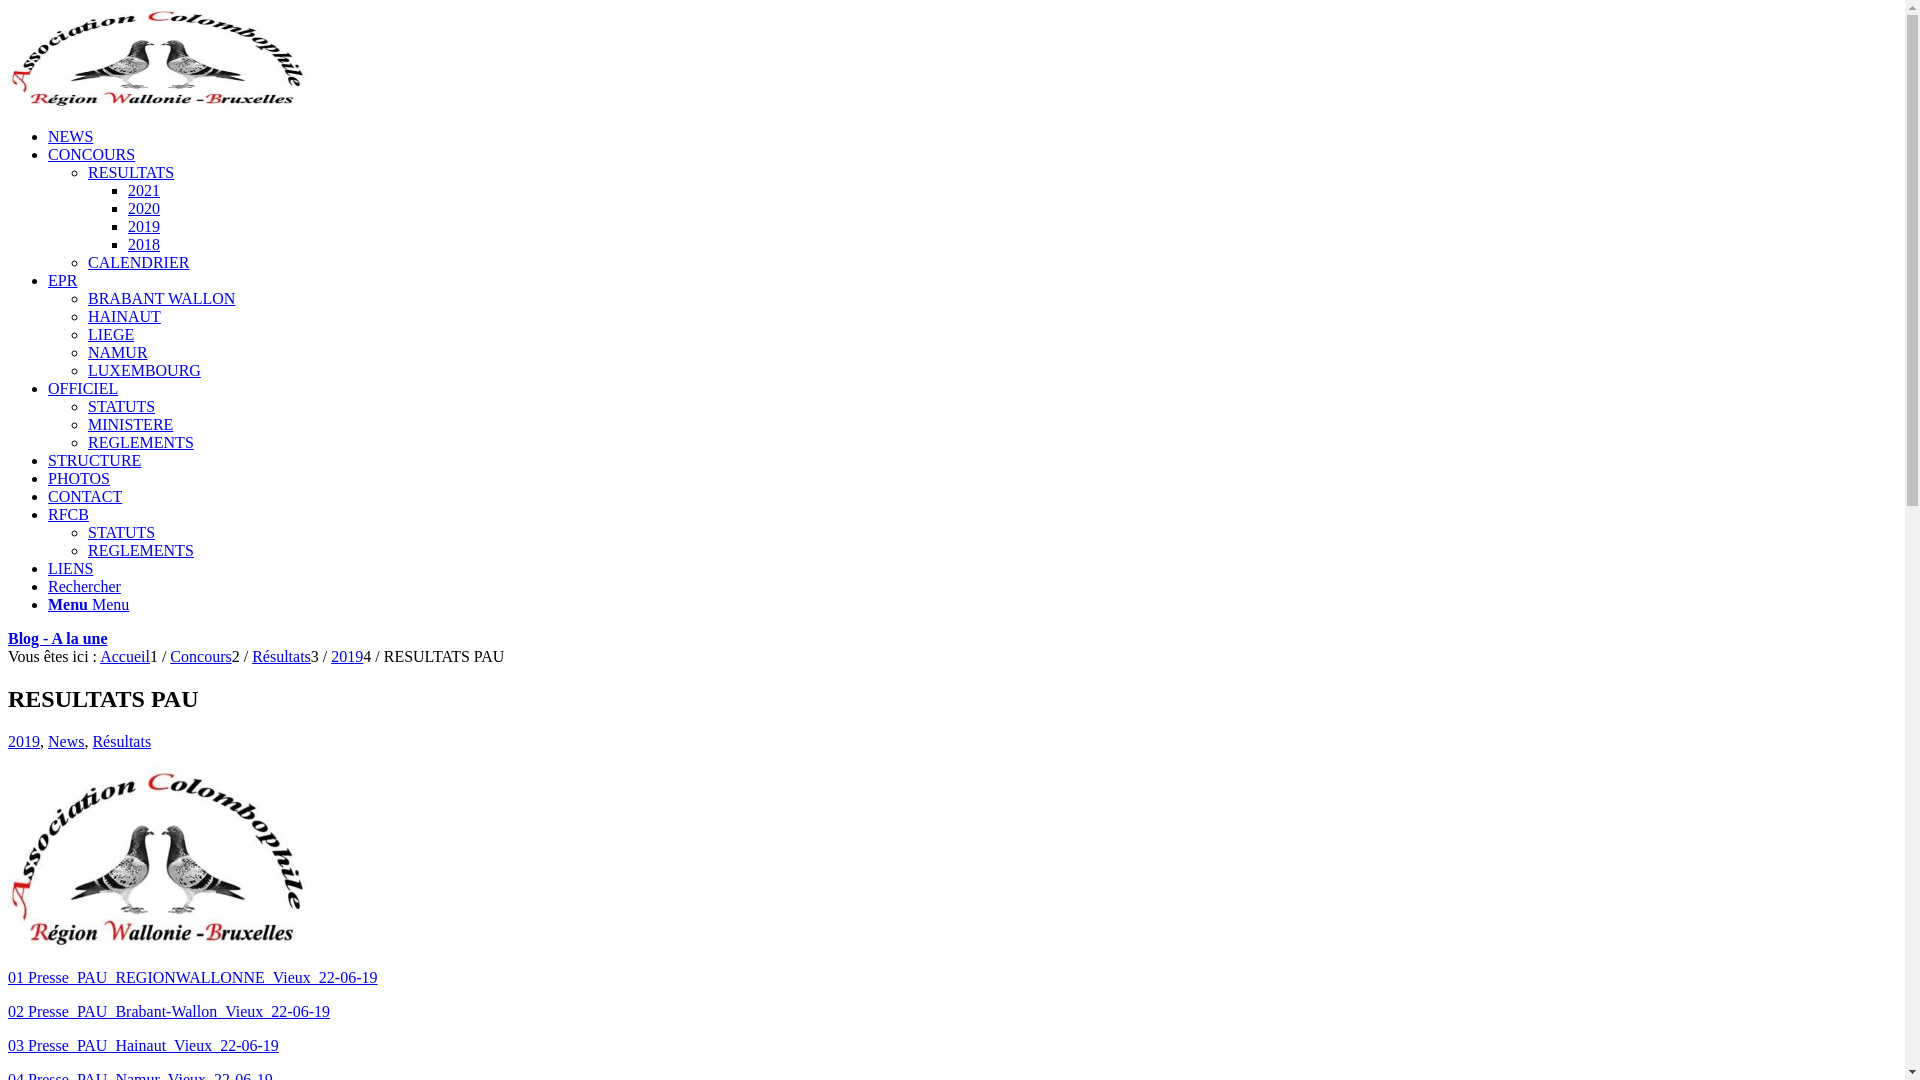 This screenshot has height=1080, width=1920. Describe the element at coordinates (109, 333) in the screenshot. I see `'LIEGE'` at that location.